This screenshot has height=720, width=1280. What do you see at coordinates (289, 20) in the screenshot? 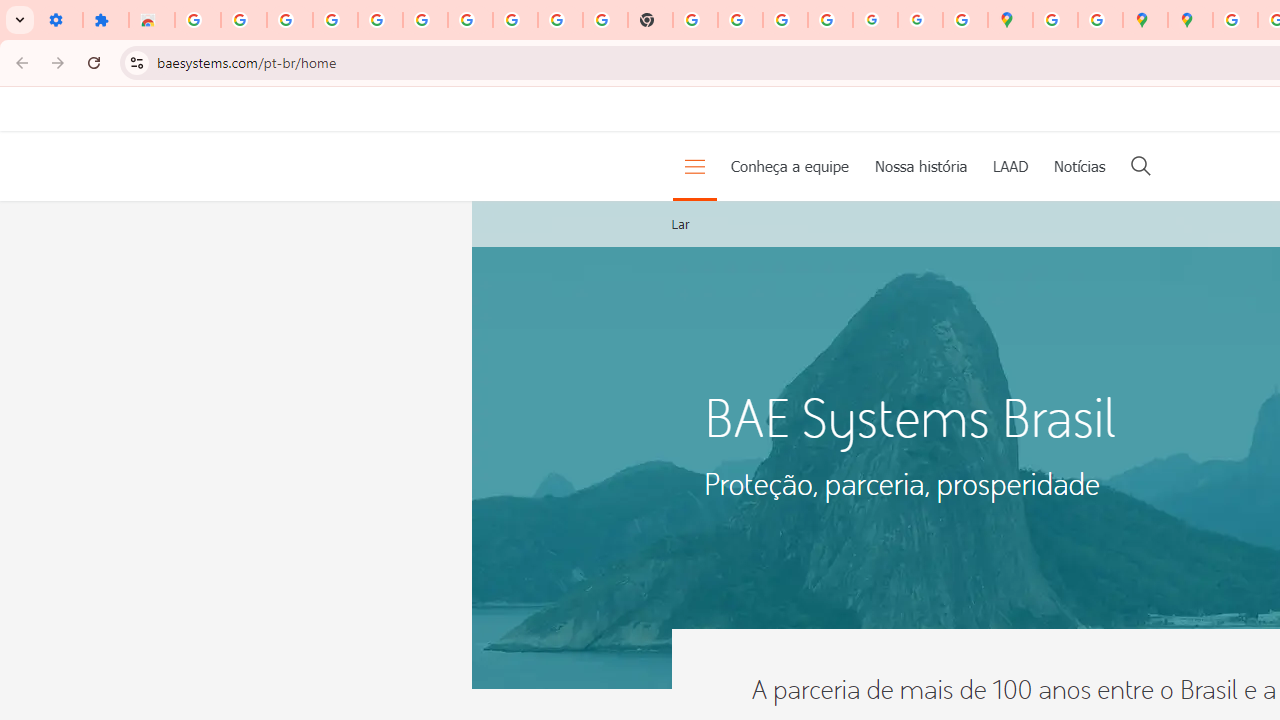
I see `'Delete photos & videos - Computer - Google Photos Help'` at bounding box center [289, 20].